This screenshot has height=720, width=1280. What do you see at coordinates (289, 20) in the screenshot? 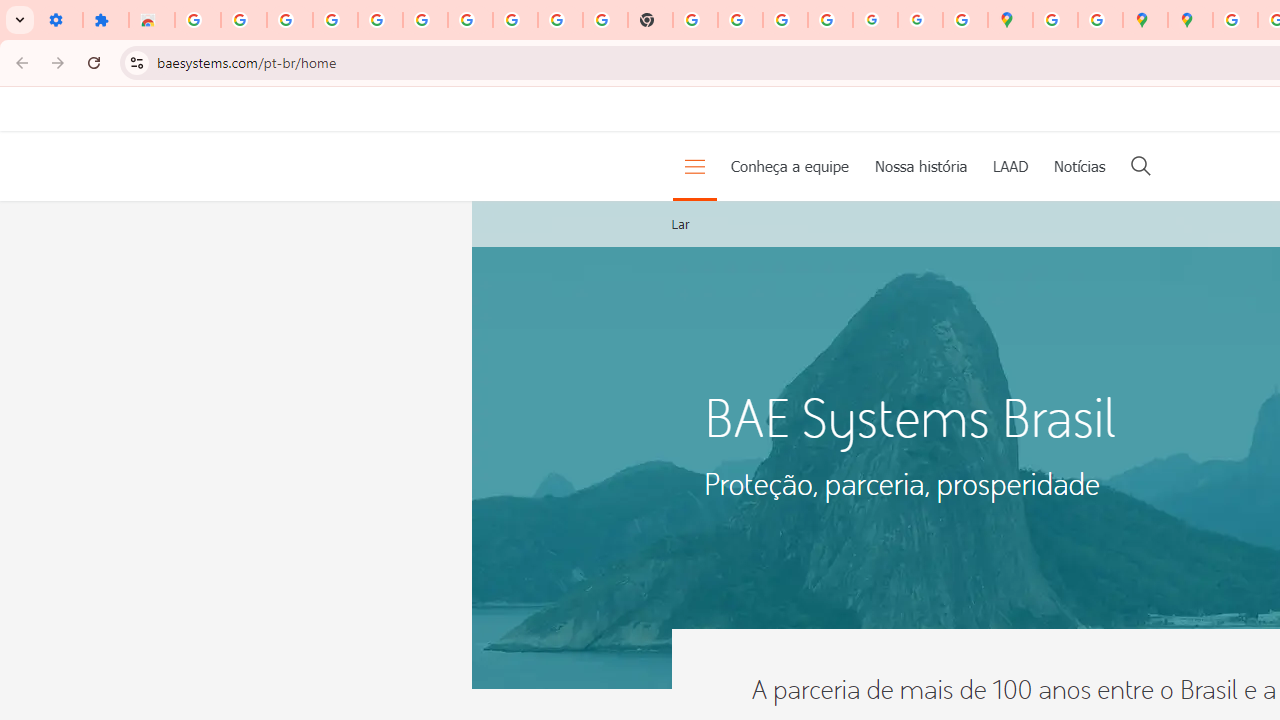
I see `'Delete photos & videos - Computer - Google Photos Help'` at bounding box center [289, 20].